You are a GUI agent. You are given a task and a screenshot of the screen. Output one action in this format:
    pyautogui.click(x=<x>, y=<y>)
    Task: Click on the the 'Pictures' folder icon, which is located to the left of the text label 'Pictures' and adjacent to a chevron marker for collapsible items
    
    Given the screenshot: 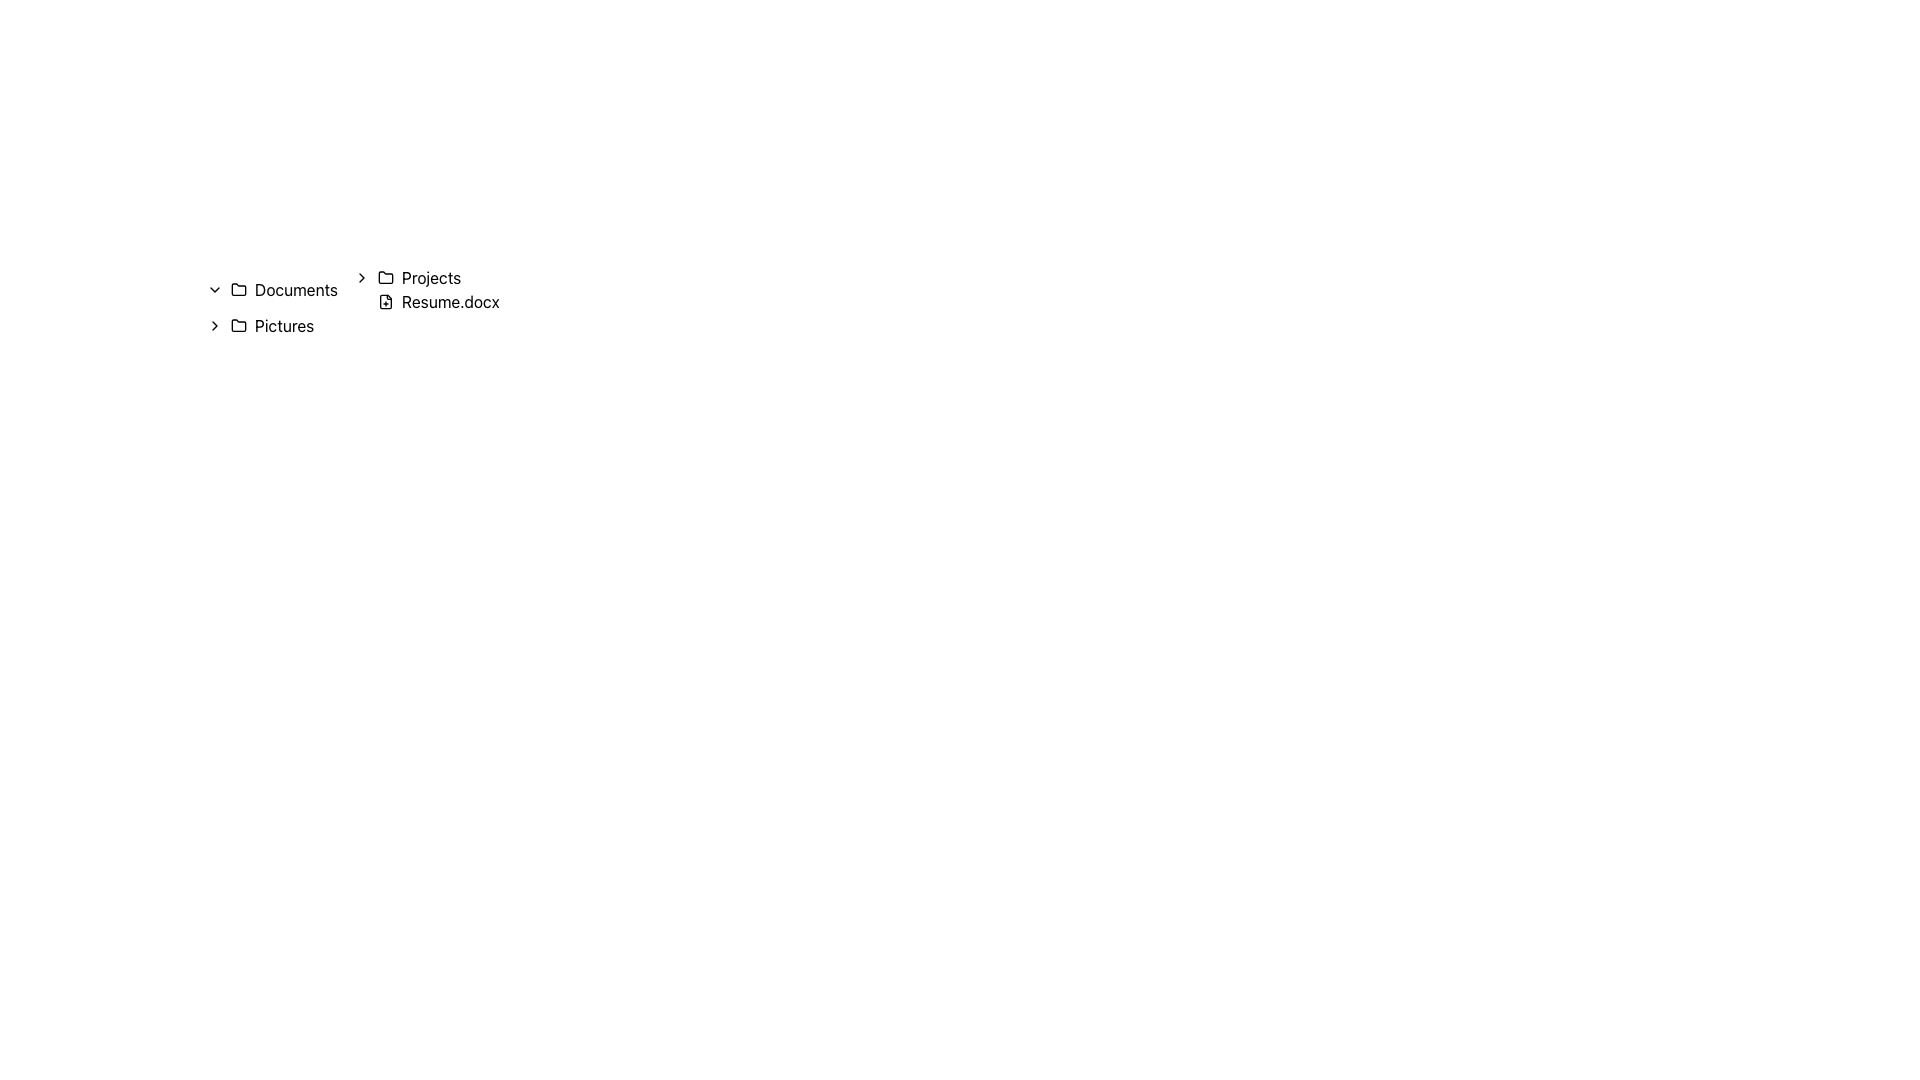 What is the action you would take?
    pyautogui.click(x=239, y=325)
    